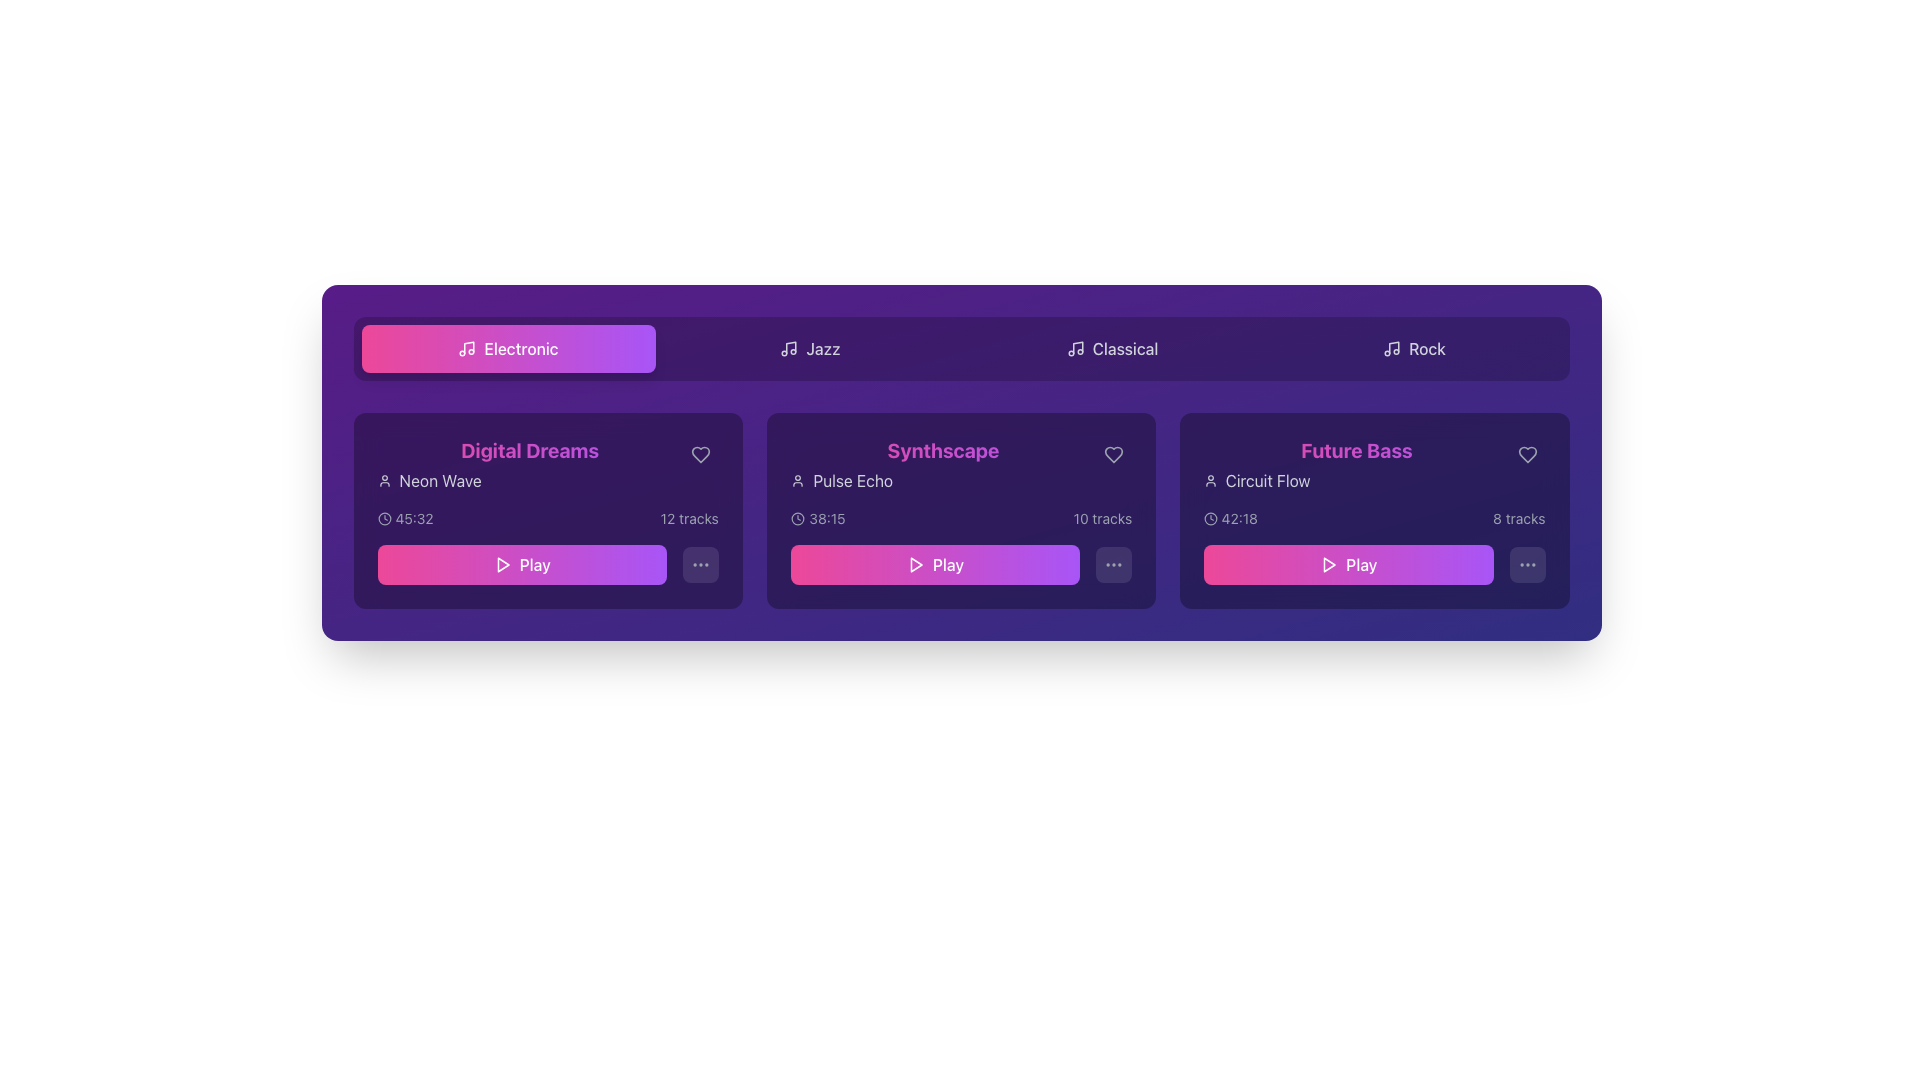  What do you see at coordinates (384, 481) in the screenshot?
I see `the SVG icon located to the left of the label text 'Neon Wave' in the 'Digital Dreams' section` at bounding box center [384, 481].